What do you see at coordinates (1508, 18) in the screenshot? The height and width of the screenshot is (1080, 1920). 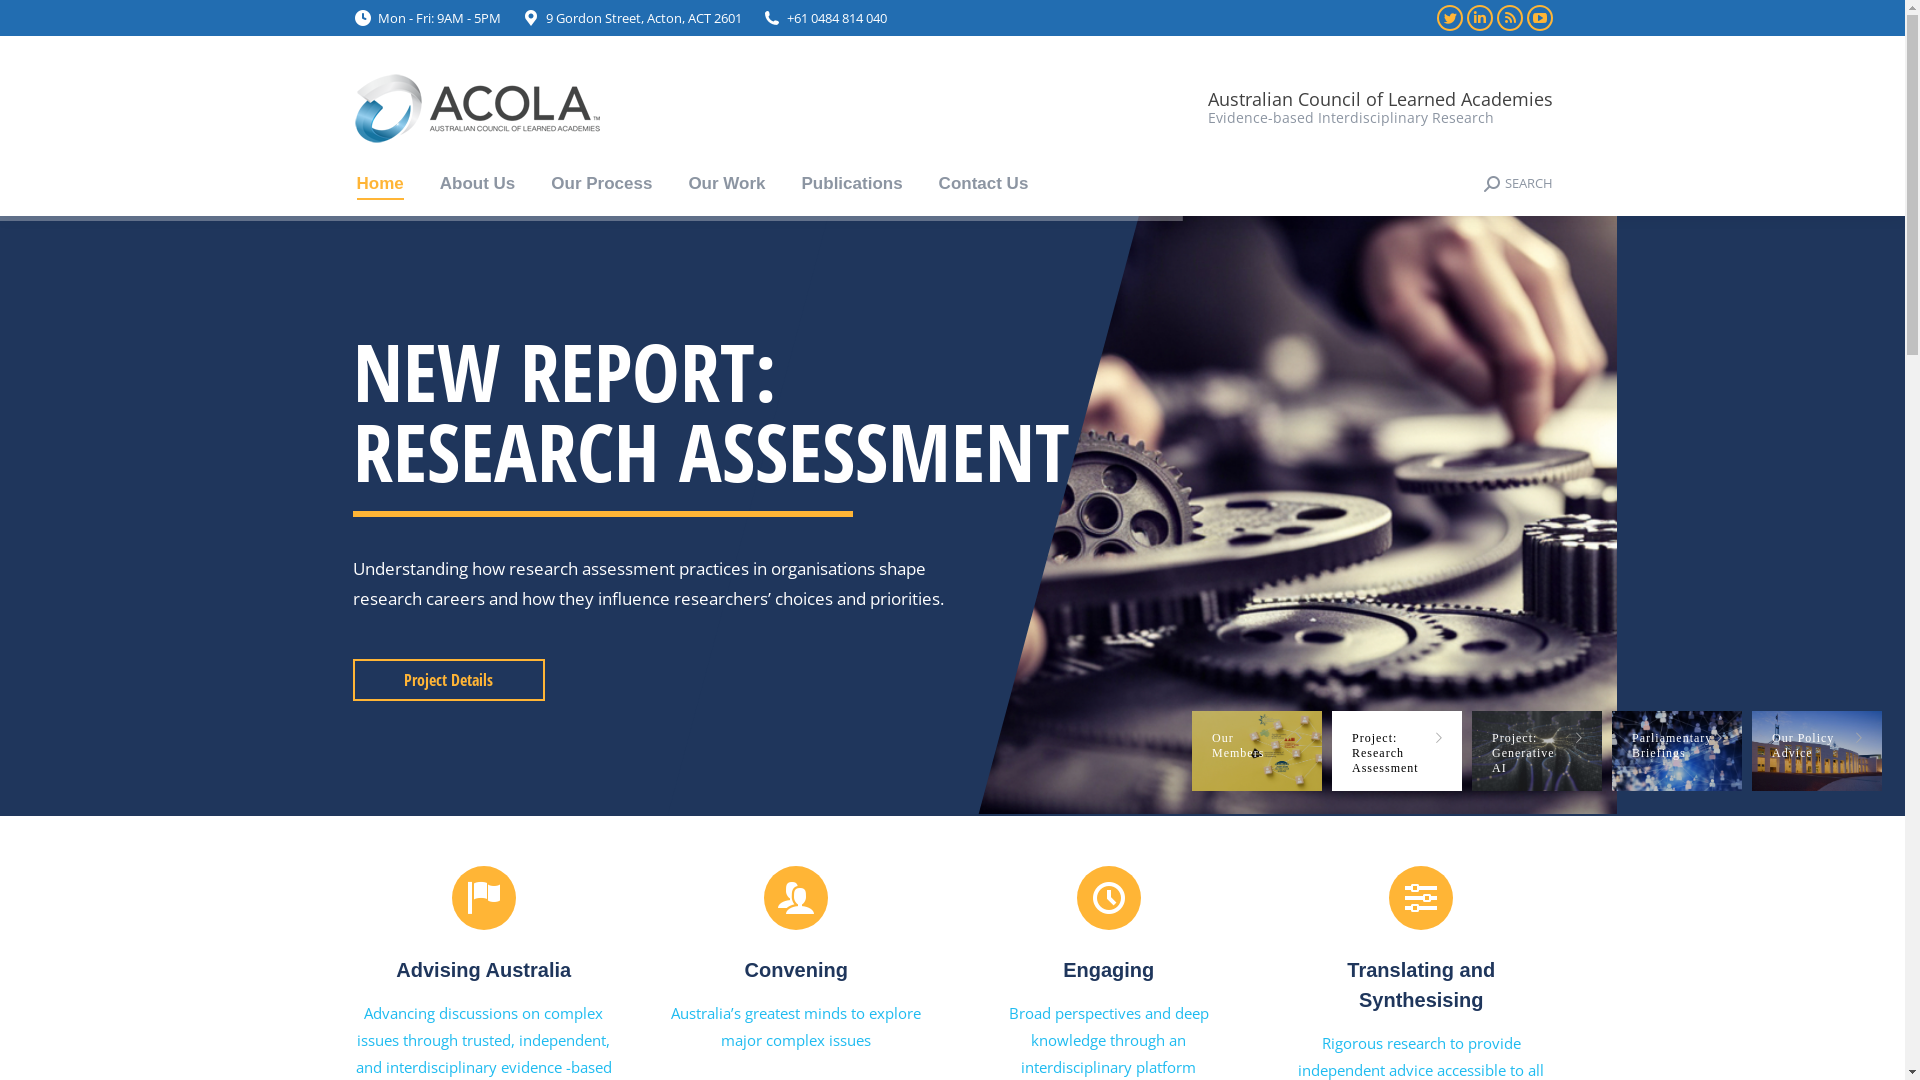 I see `'Rss page opens in new window'` at bounding box center [1508, 18].